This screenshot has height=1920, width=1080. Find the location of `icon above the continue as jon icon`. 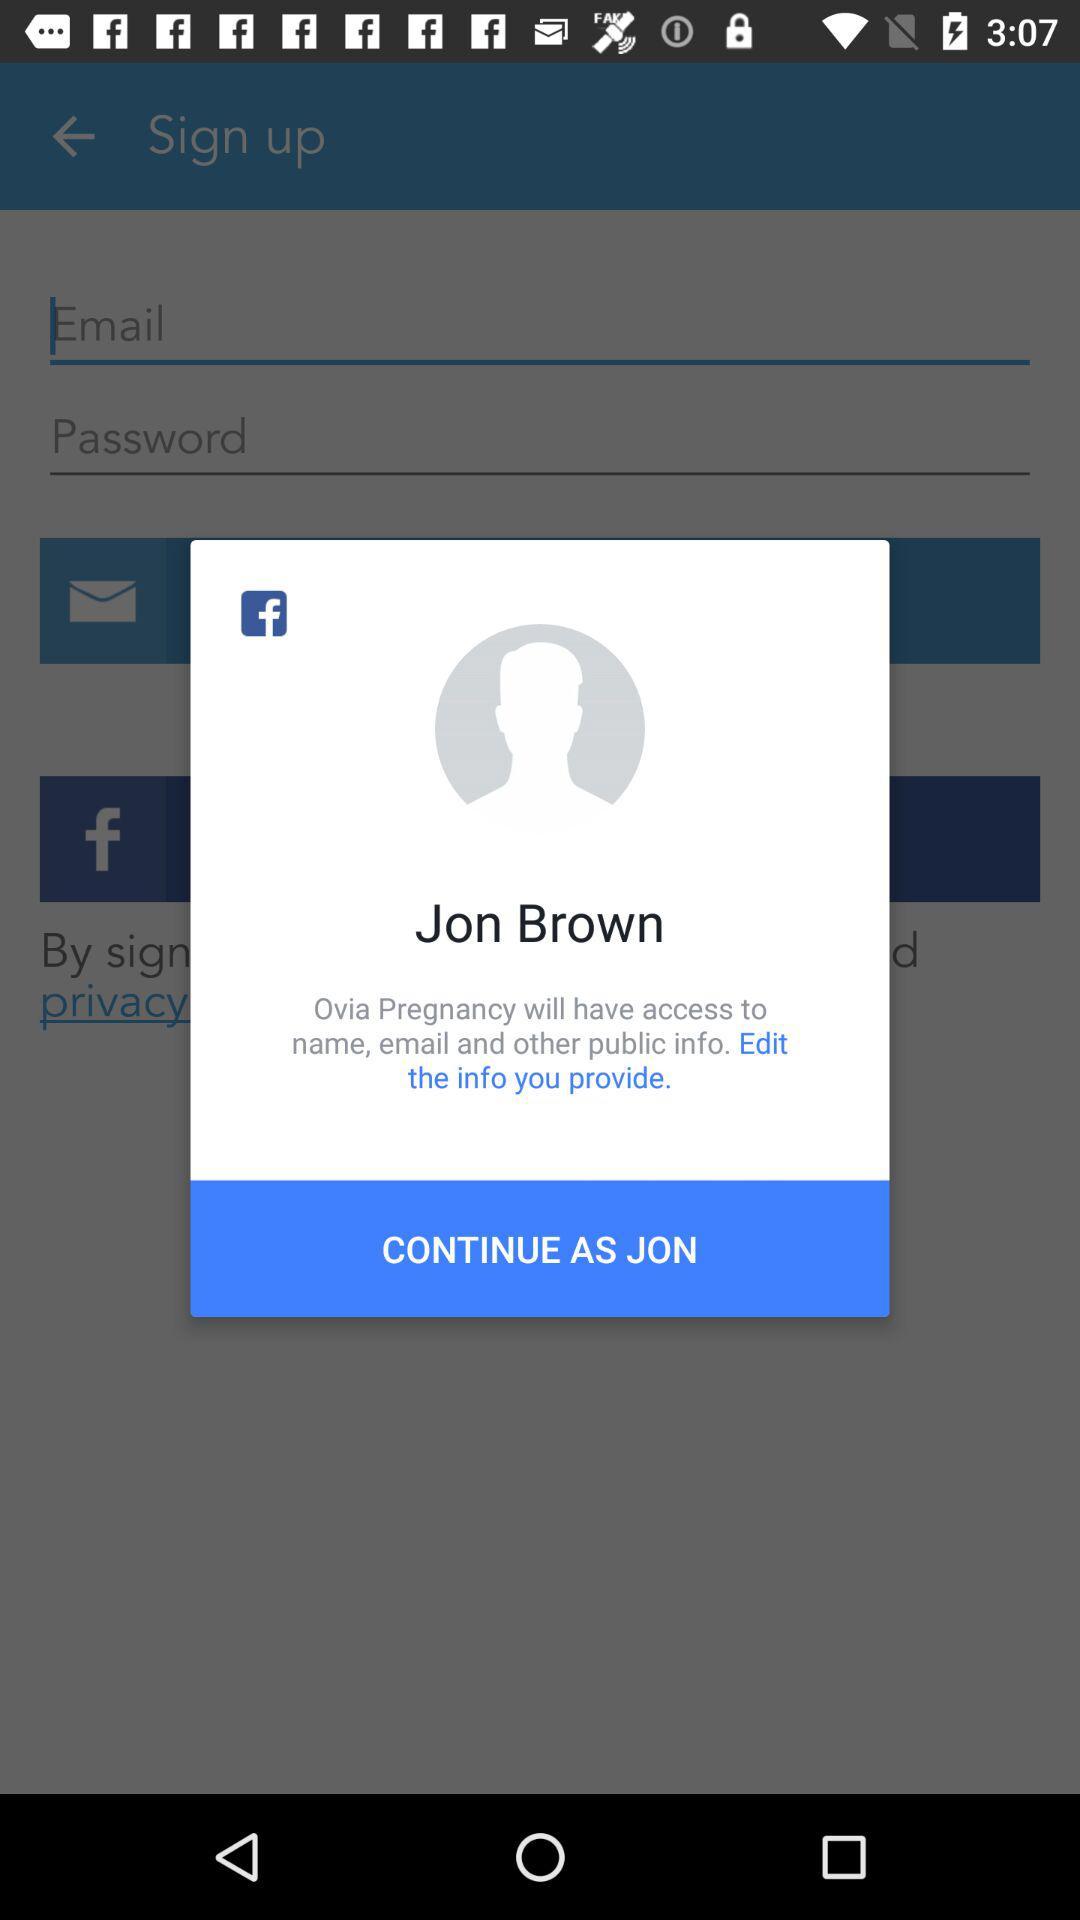

icon above the continue as jon icon is located at coordinates (540, 1041).